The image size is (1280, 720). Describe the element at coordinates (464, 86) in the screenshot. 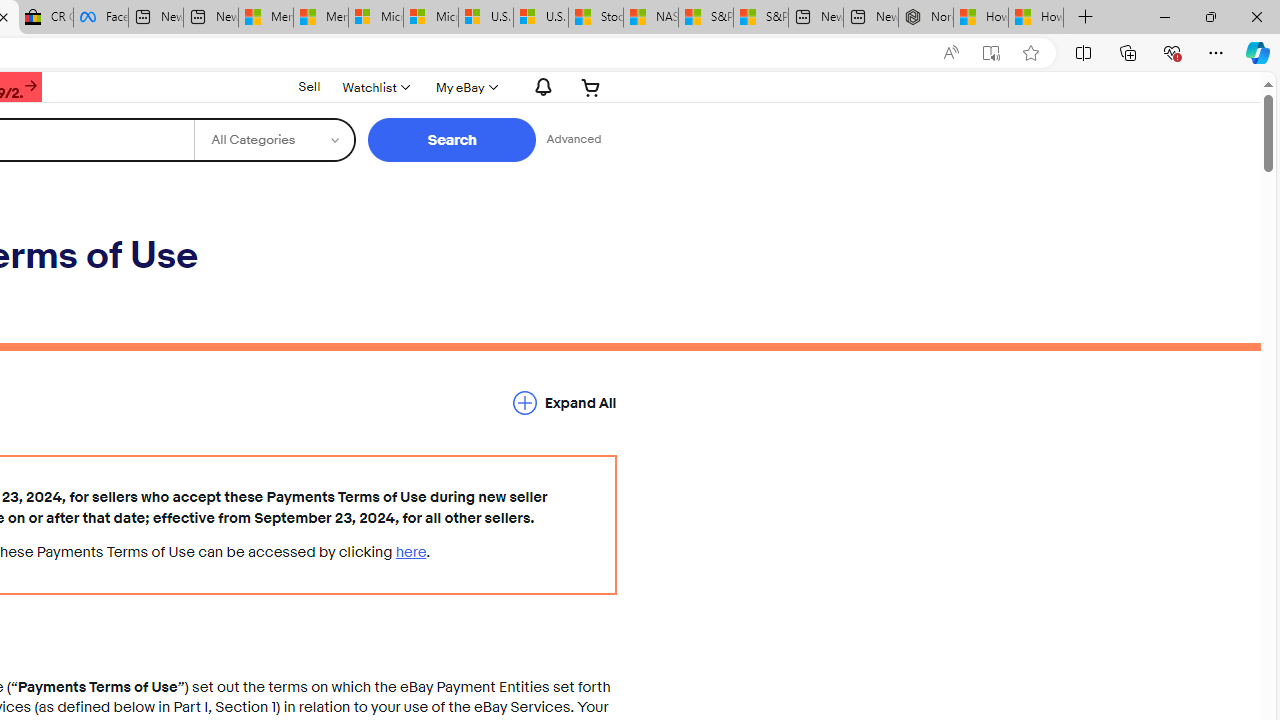

I see `'My eBay'` at that location.